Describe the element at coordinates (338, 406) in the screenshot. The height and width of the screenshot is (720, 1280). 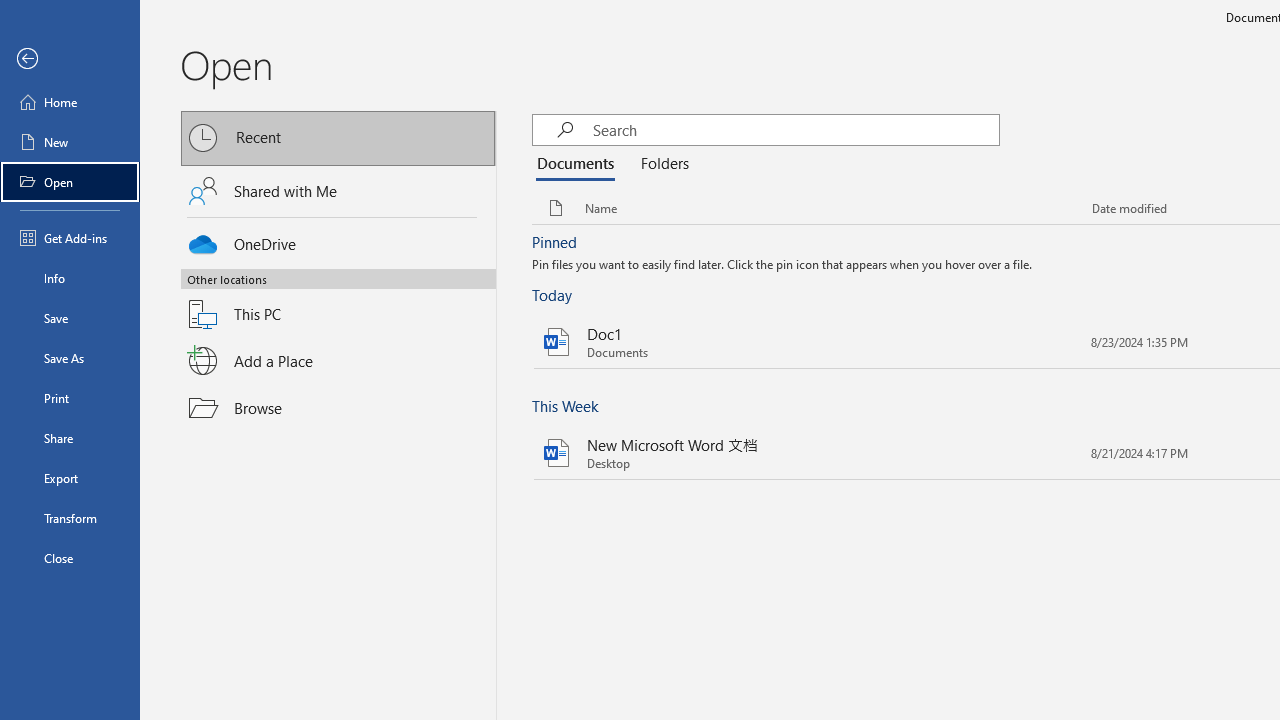
I see `'Browse'` at that location.